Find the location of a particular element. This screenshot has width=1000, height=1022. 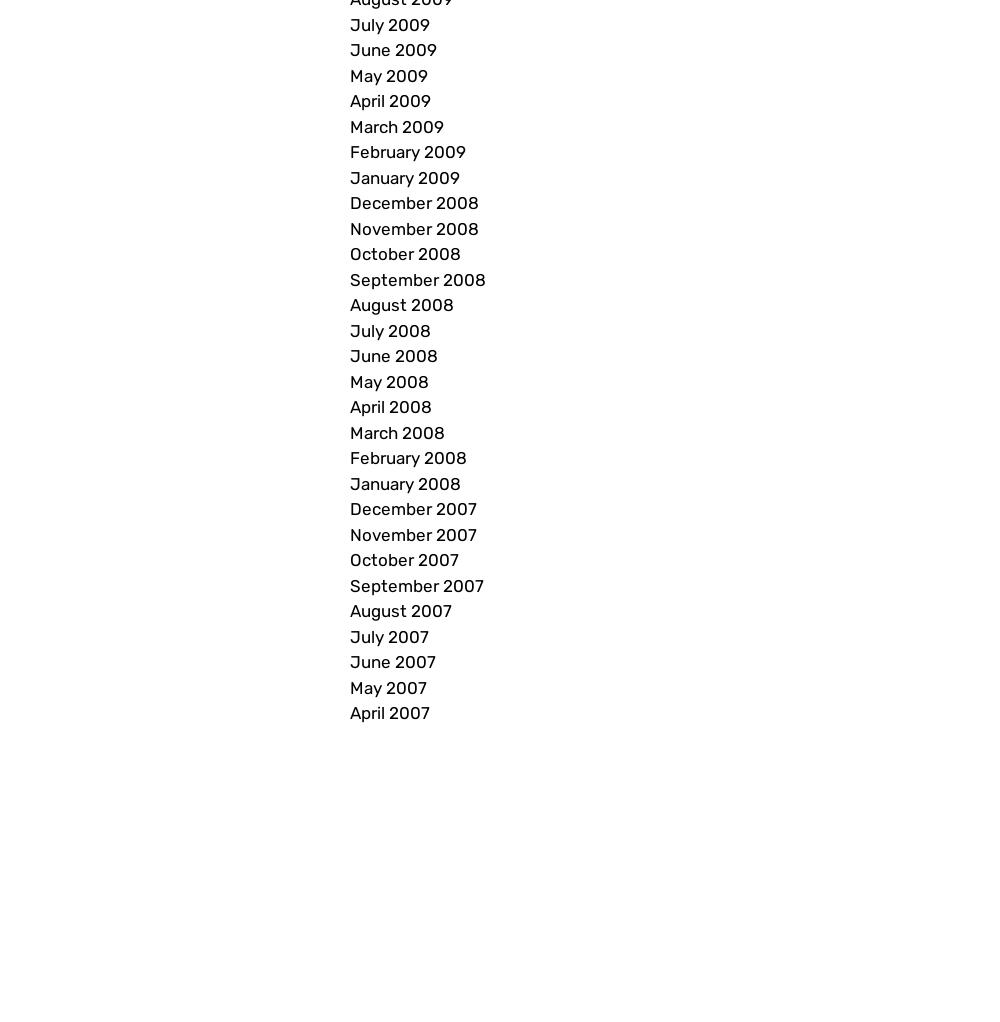

'March 2008' is located at coordinates (397, 431).